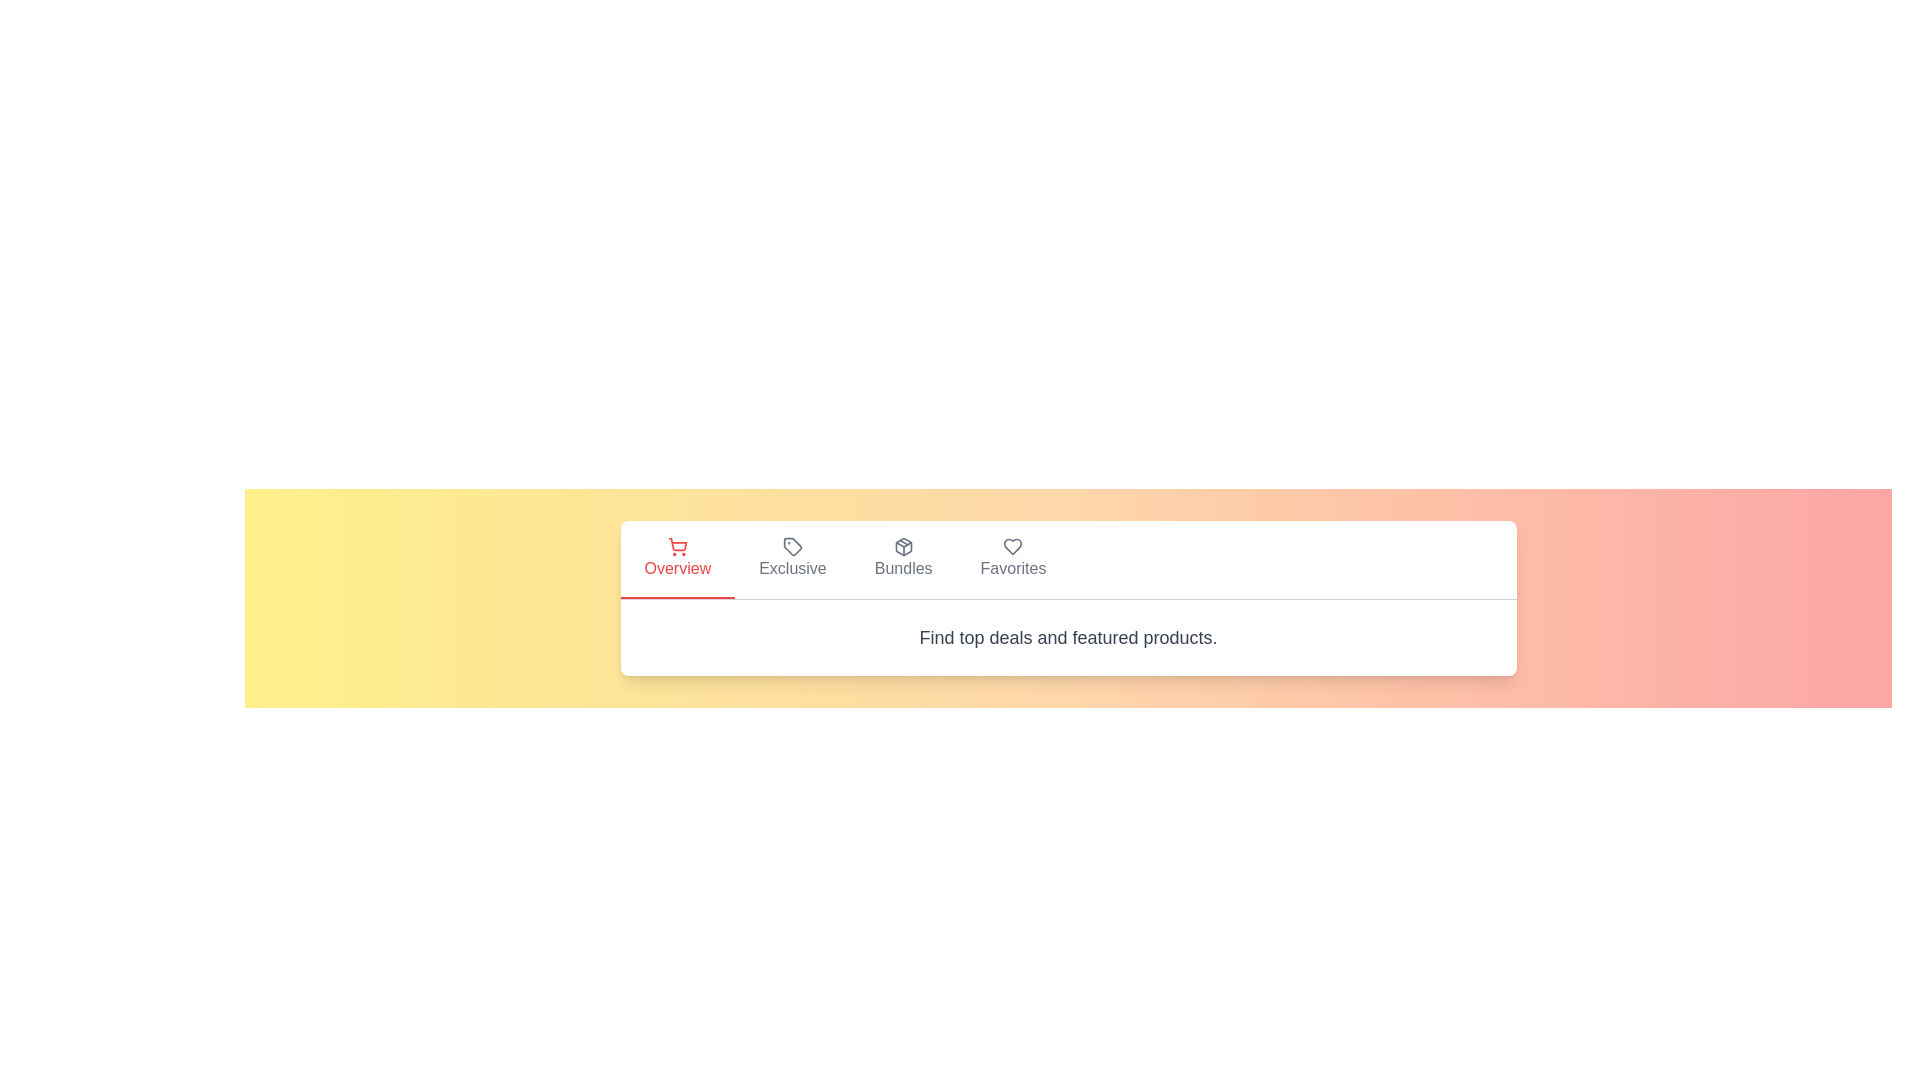 The width and height of the screenshot is (1920, 1080). I want to click on the tab labeled Exclusive to observe visual feedback, so click(791, 559).